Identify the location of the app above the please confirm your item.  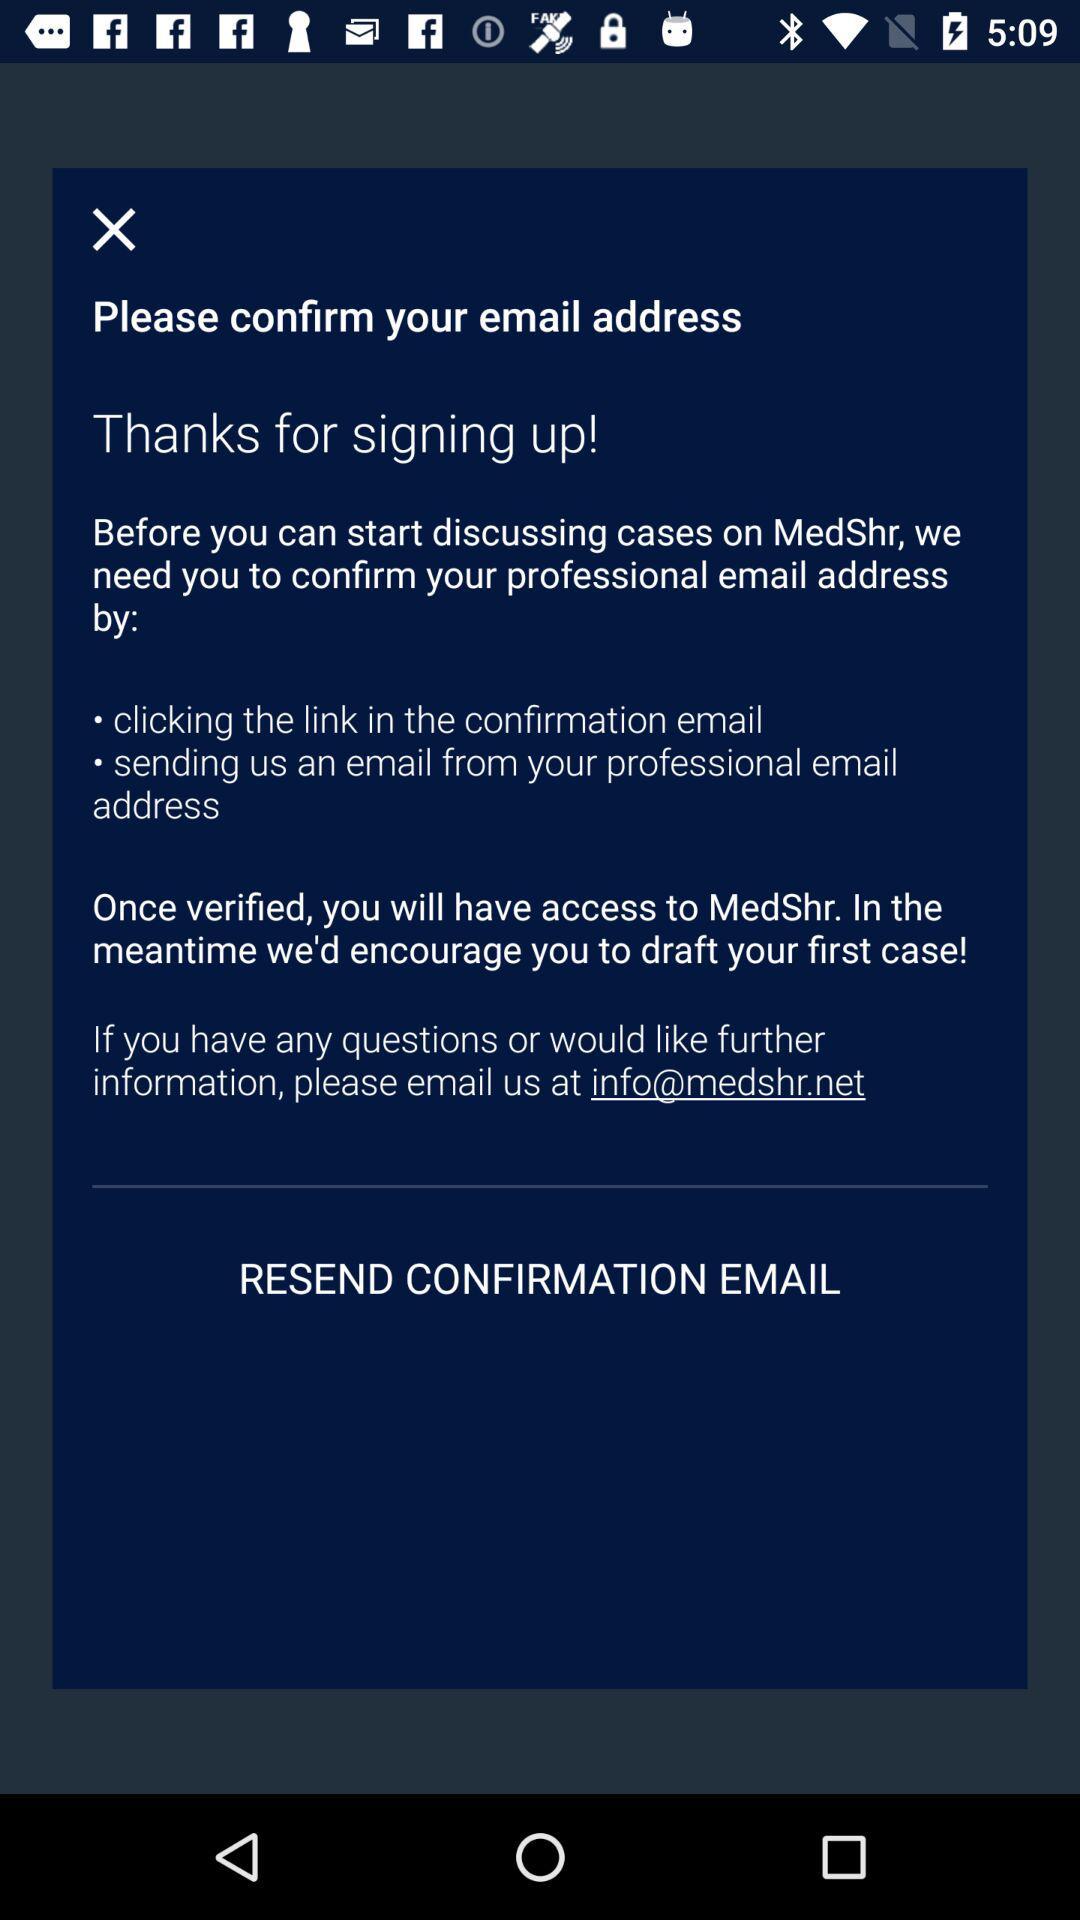
(114, 229).